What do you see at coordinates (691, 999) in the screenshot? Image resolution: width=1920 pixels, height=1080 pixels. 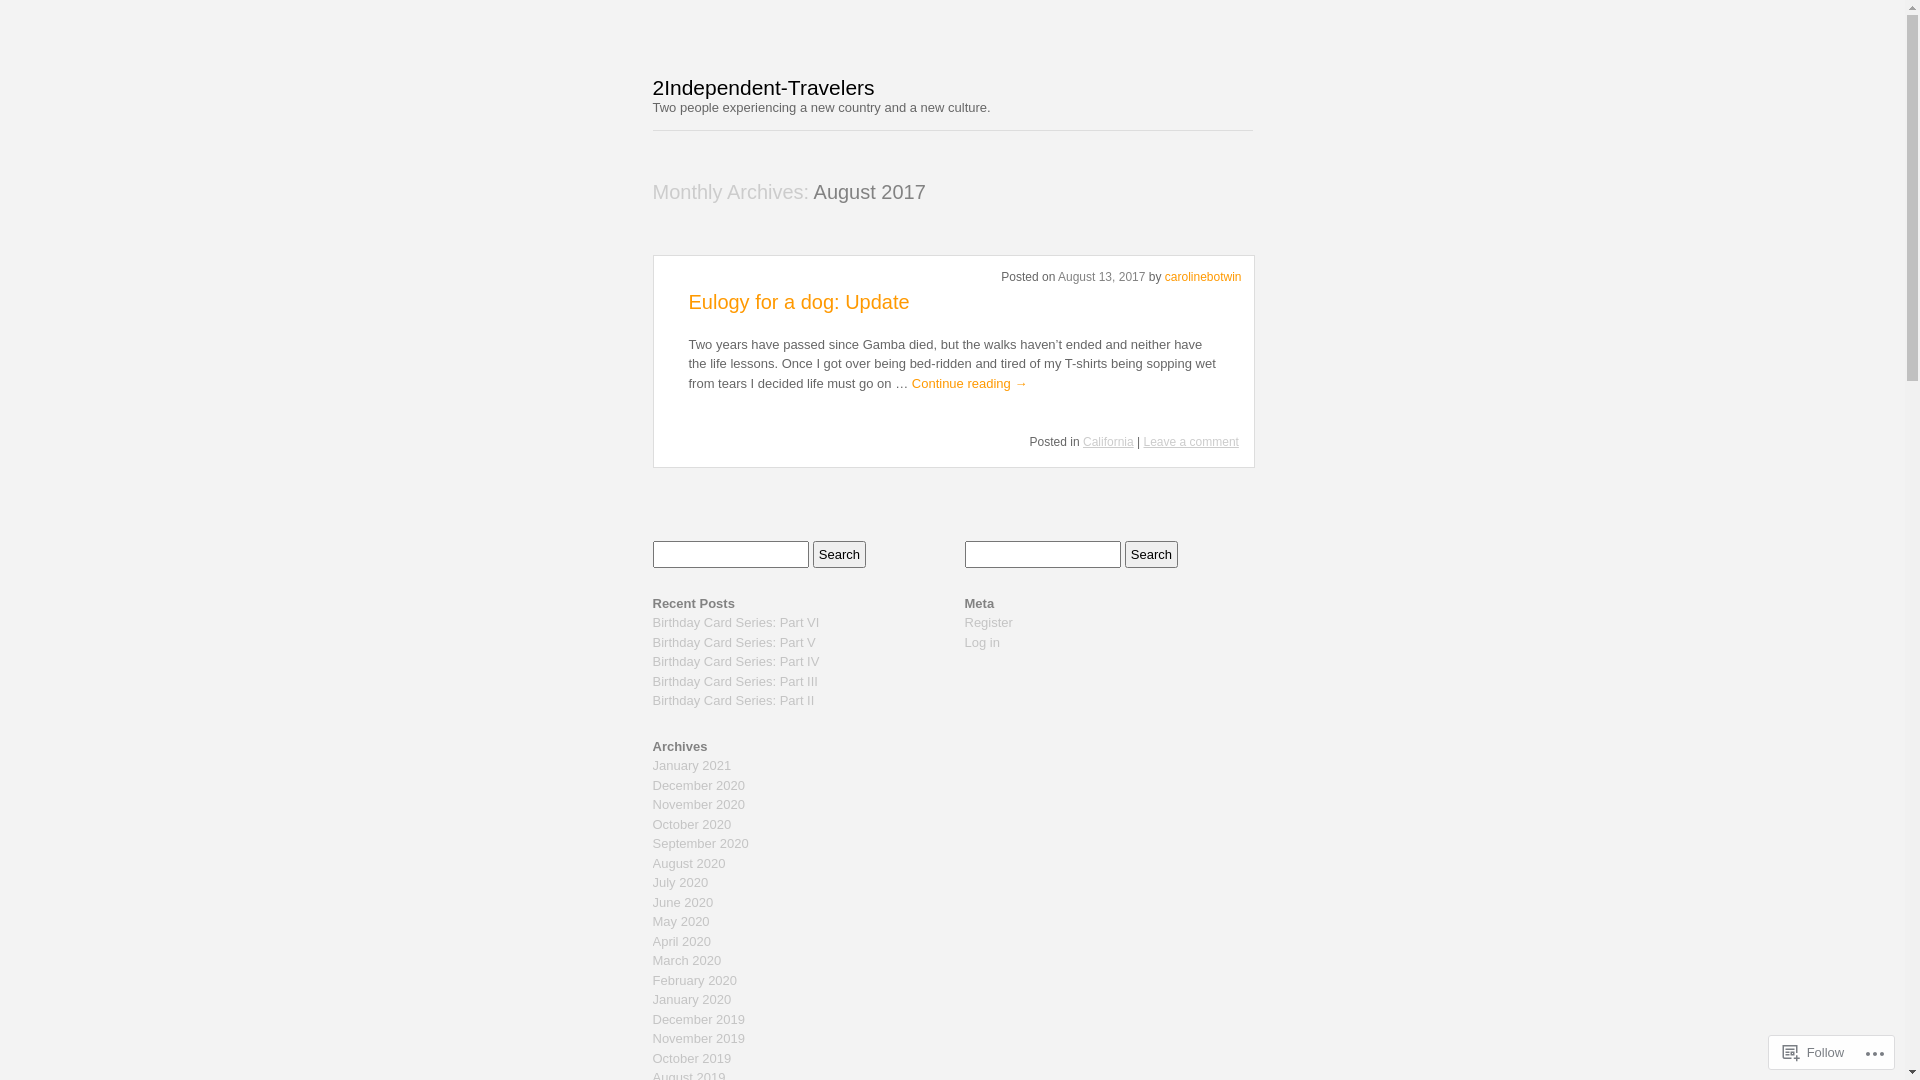 I see `'January 2020'` at bounding box center [691, 999].